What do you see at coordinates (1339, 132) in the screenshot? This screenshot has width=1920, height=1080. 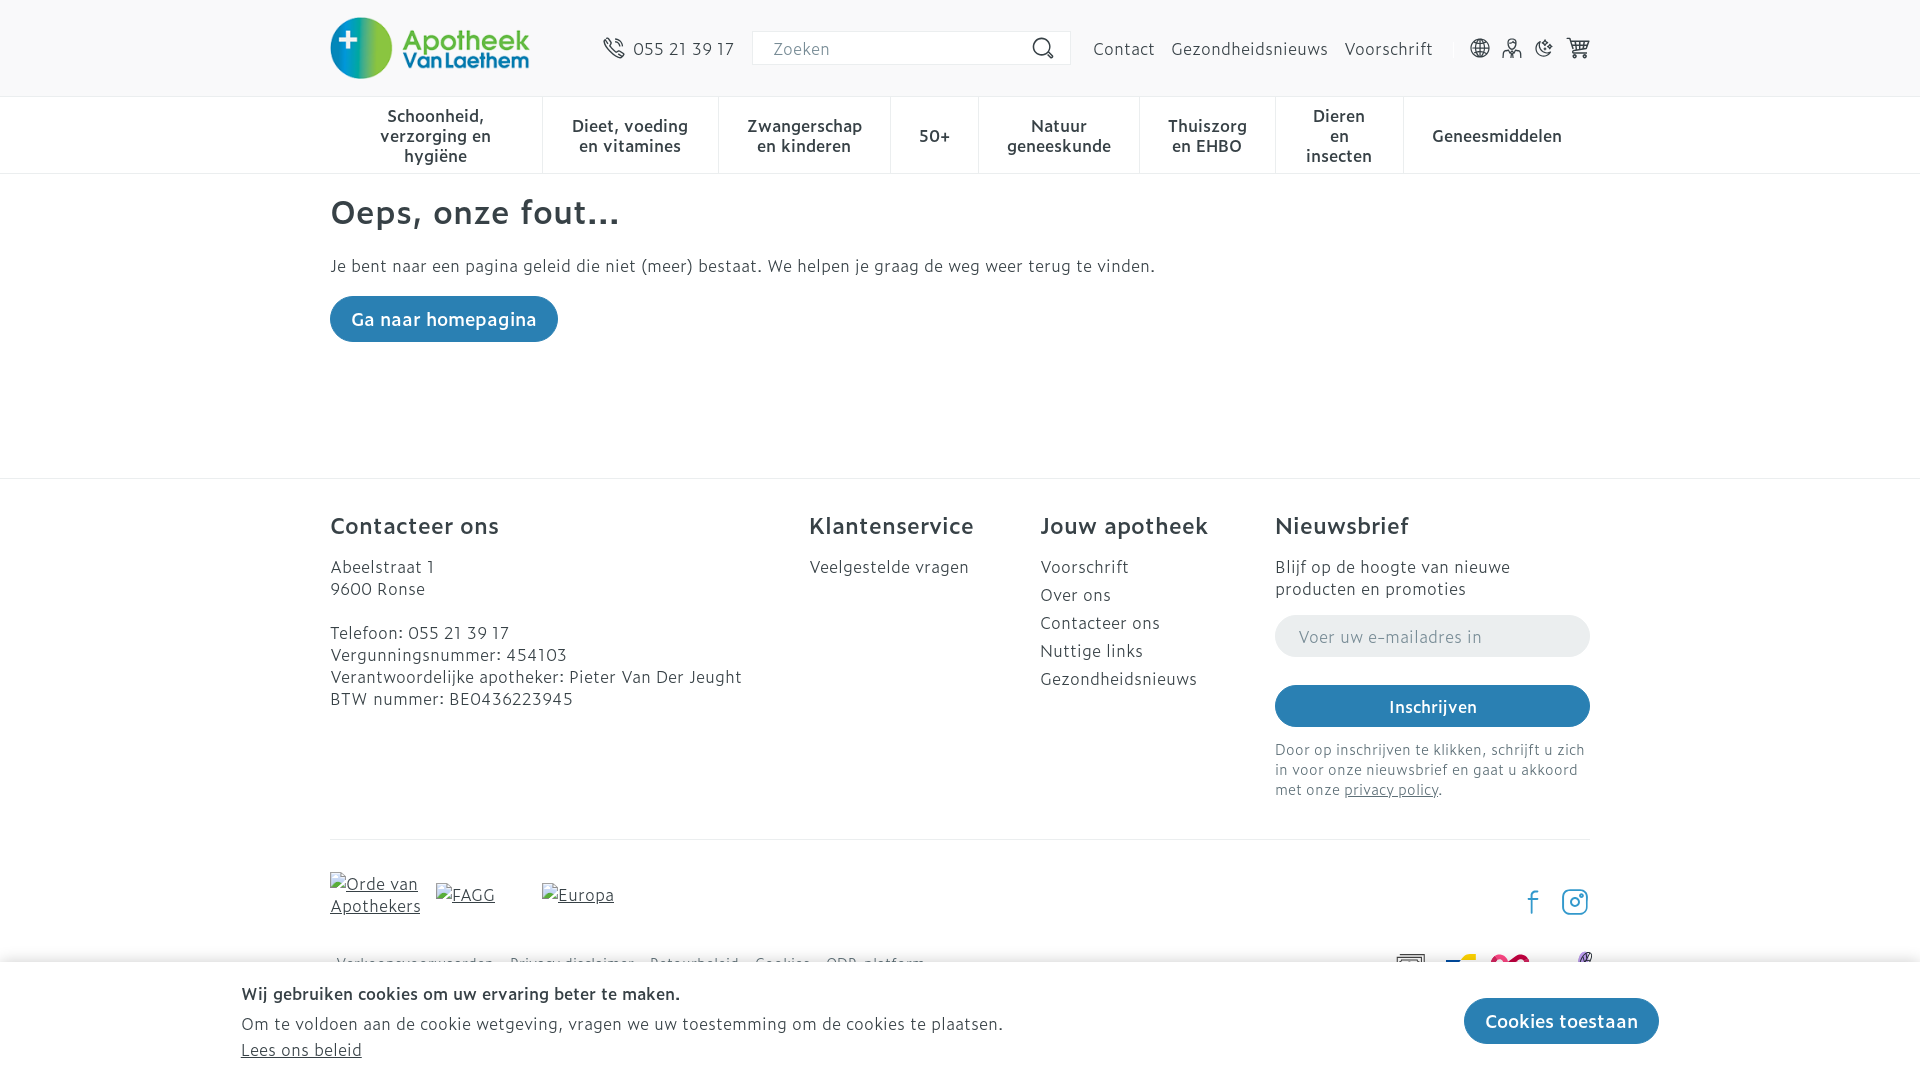 I see `'Dieren en insecten'` at bounding box center [1339, 132].